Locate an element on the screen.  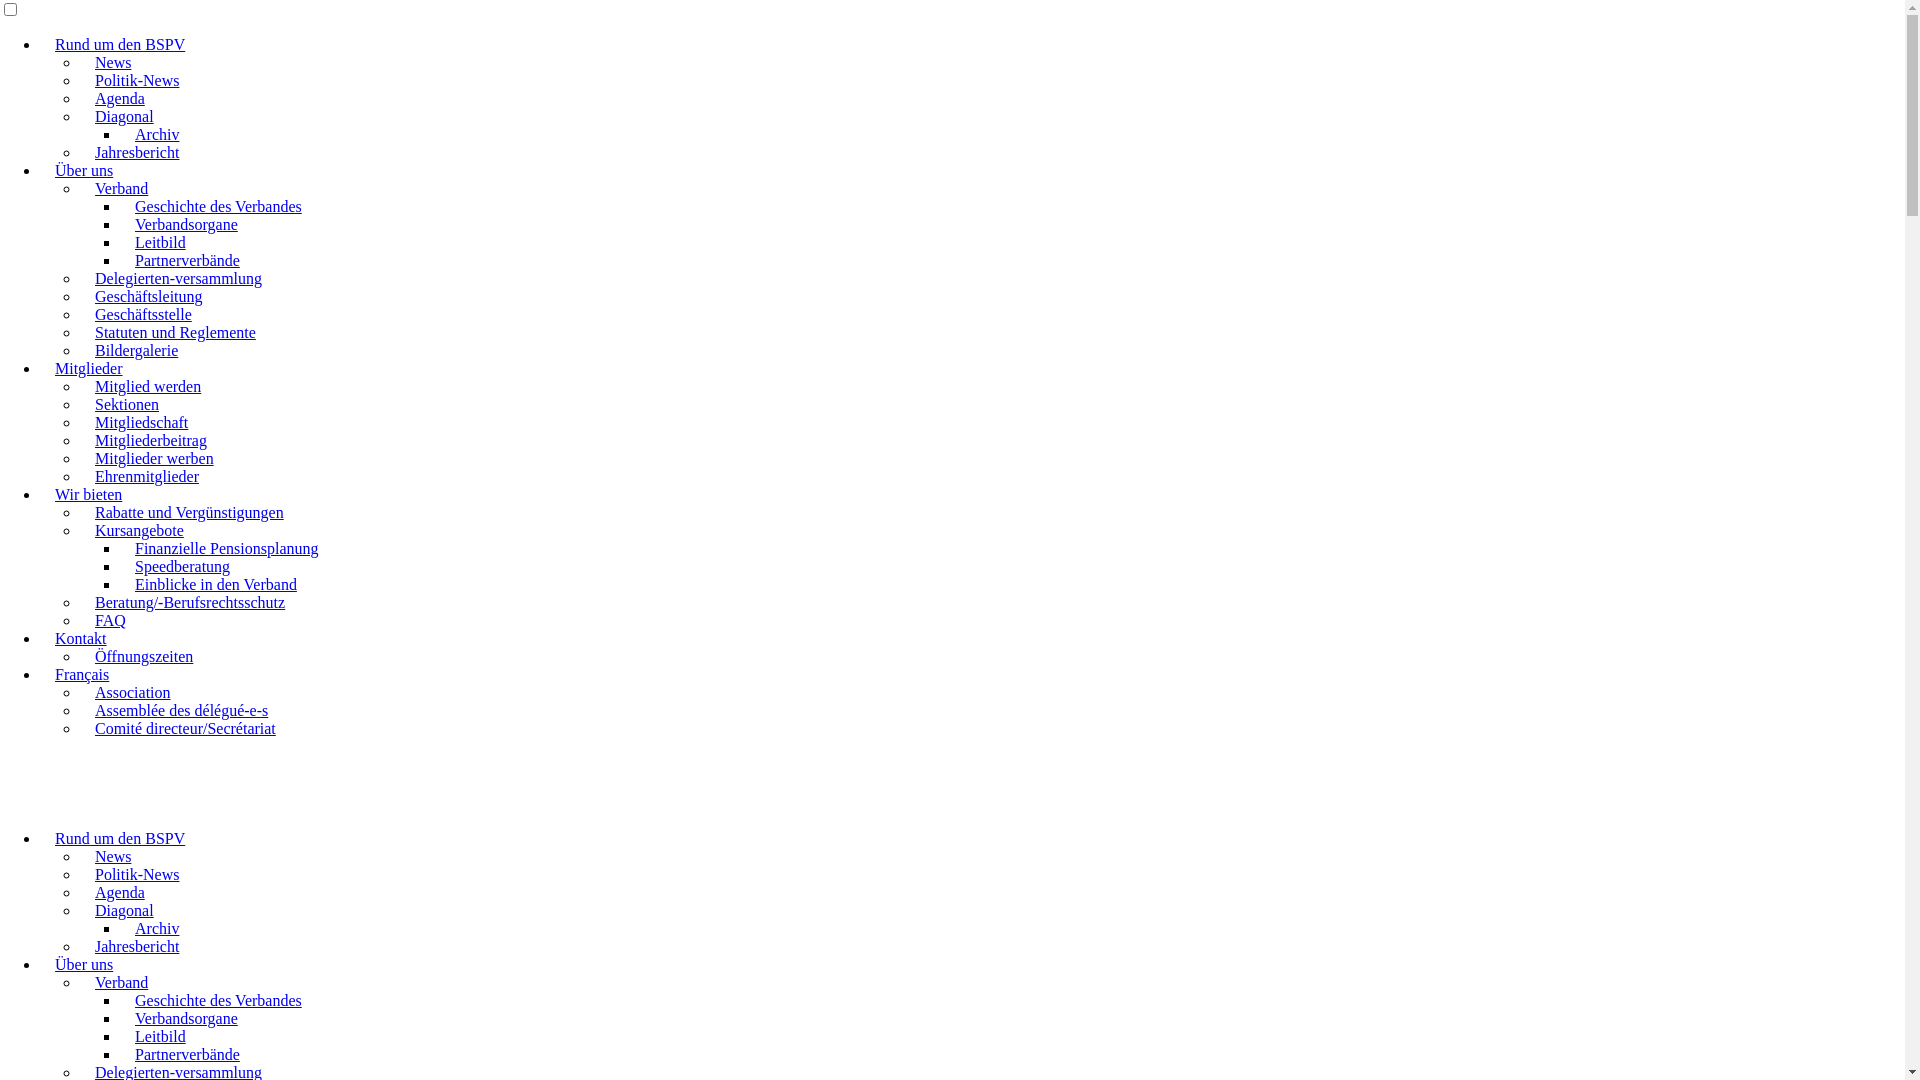
'Einblicke in den Verband' is located at coordinates (216, 584).